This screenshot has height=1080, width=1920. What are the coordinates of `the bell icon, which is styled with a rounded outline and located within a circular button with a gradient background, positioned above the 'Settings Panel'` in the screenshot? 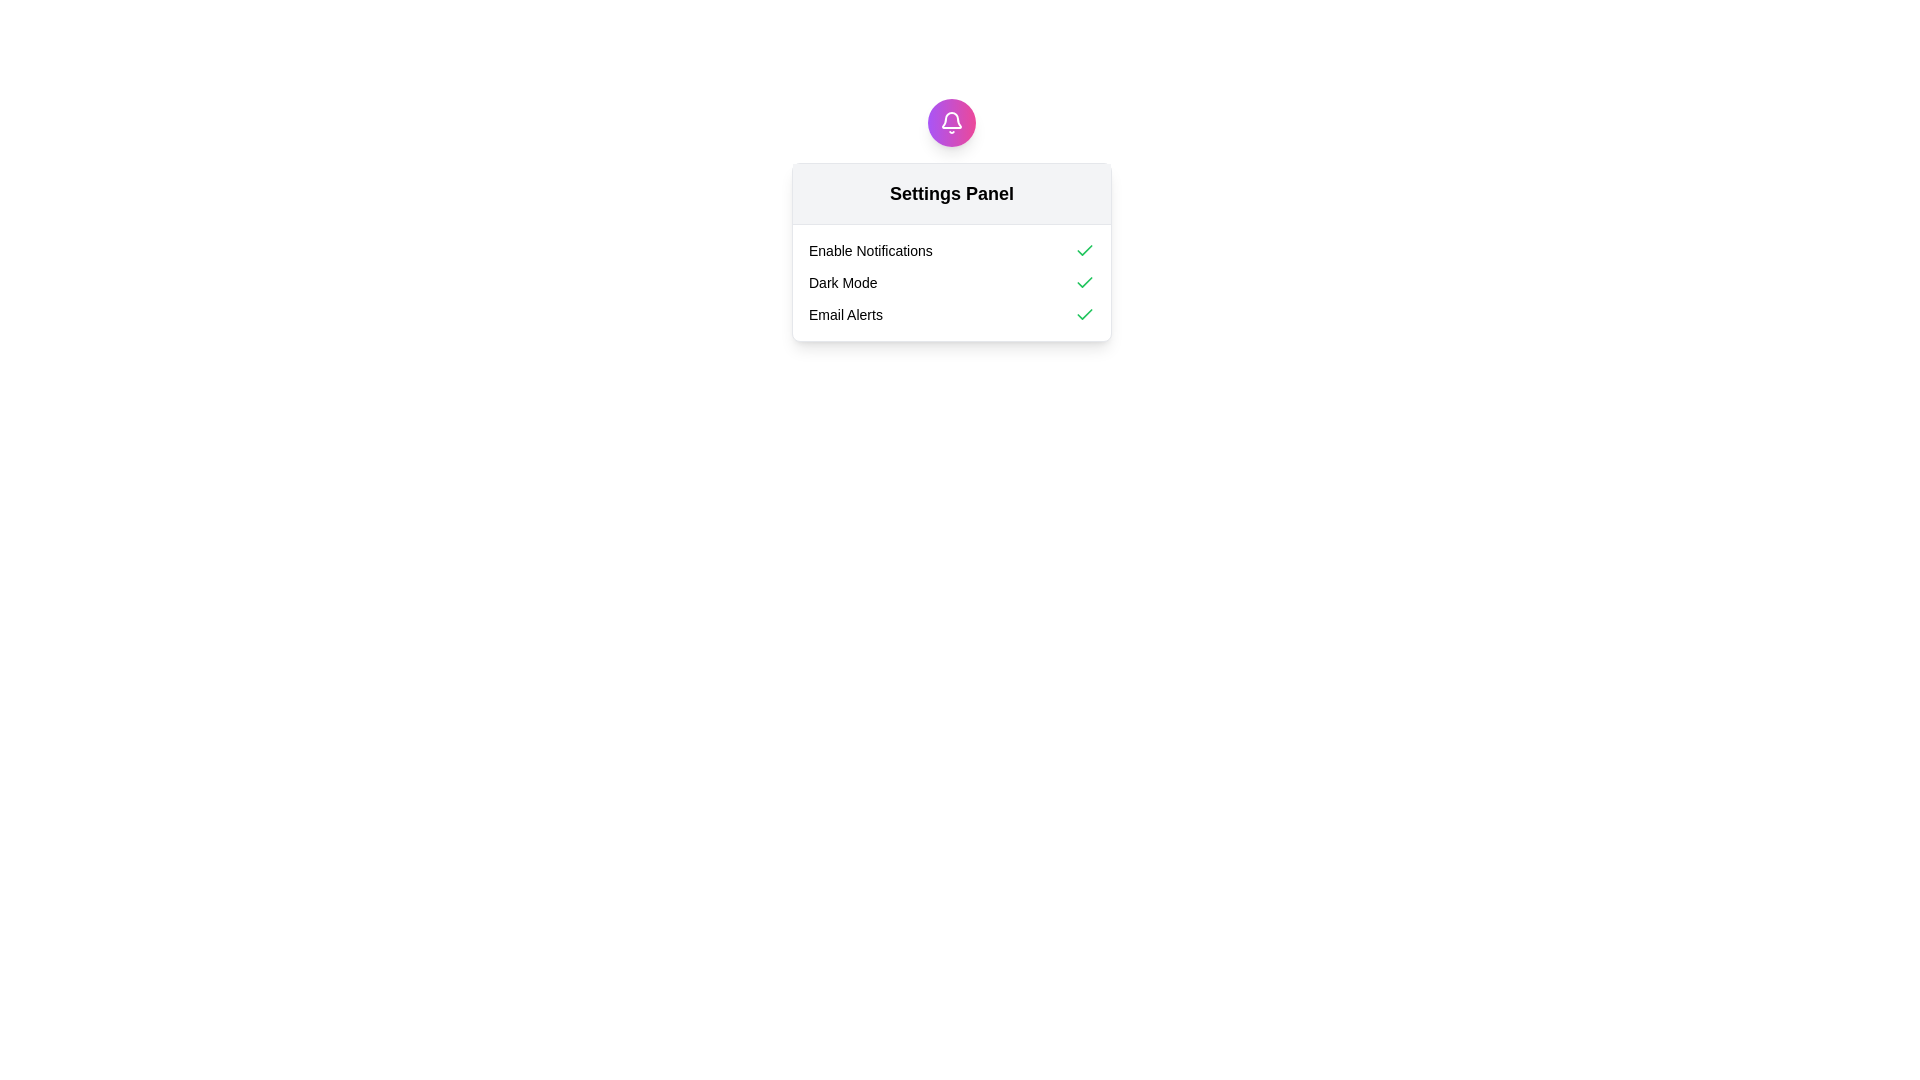 It's located at (950, 123).